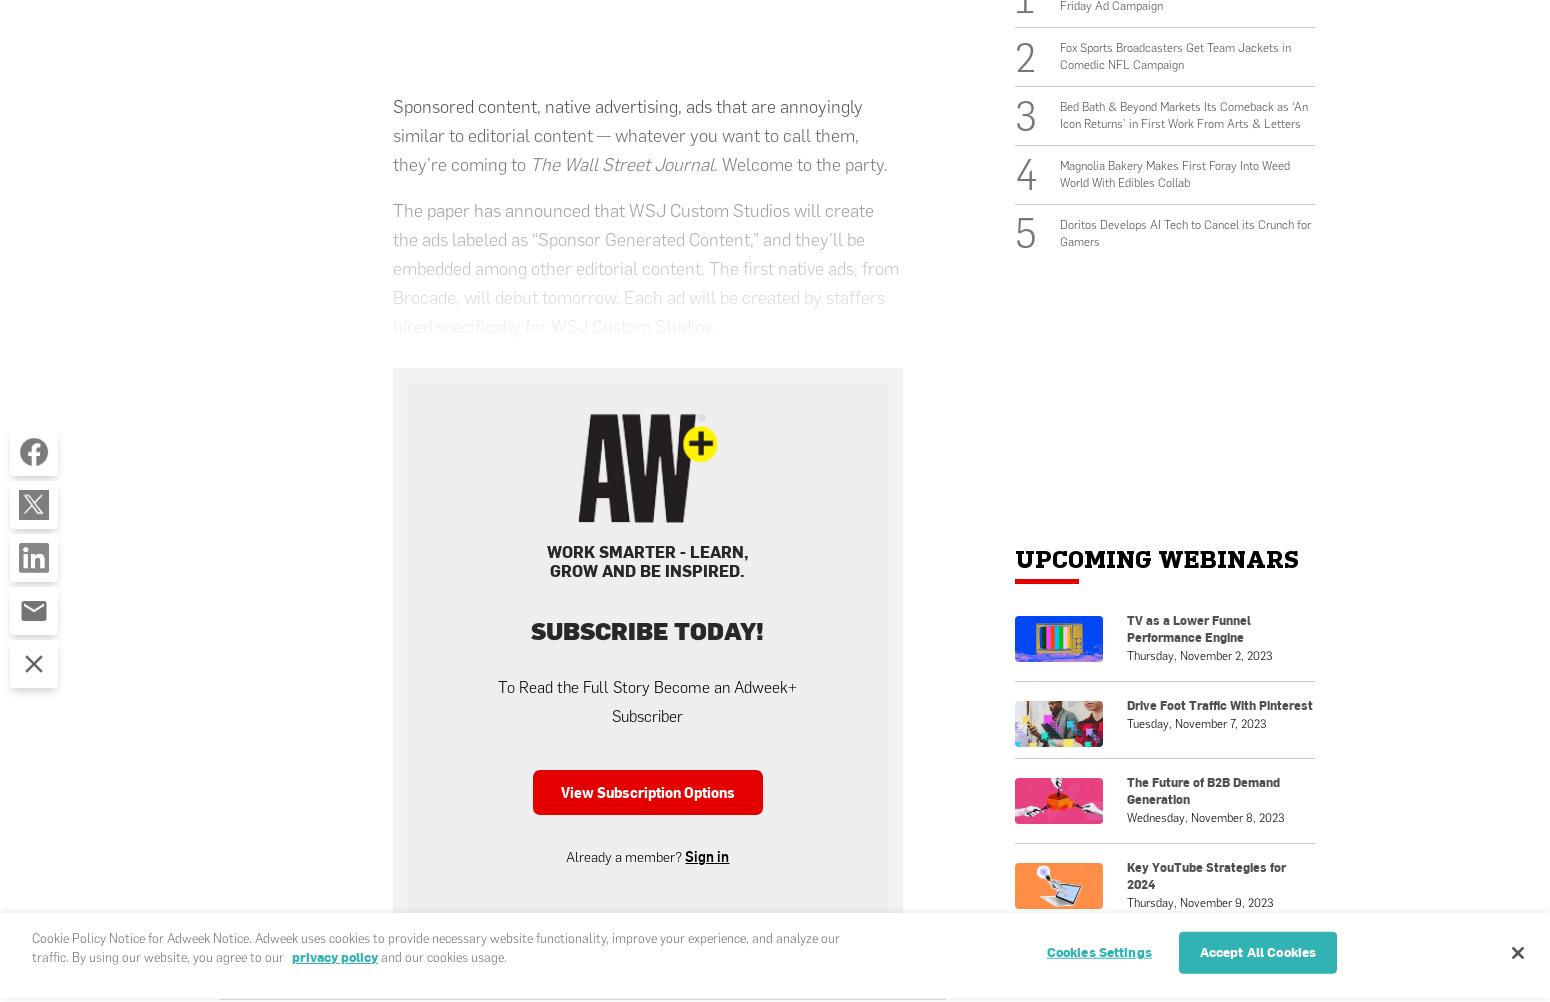 Image resolution: width=1550 pixels, height=1002 pixels. What do you see at coordinates (800, 163) in the screenshot?
I see `'. Welcome to the party.'` at bounding box center [800, 163].